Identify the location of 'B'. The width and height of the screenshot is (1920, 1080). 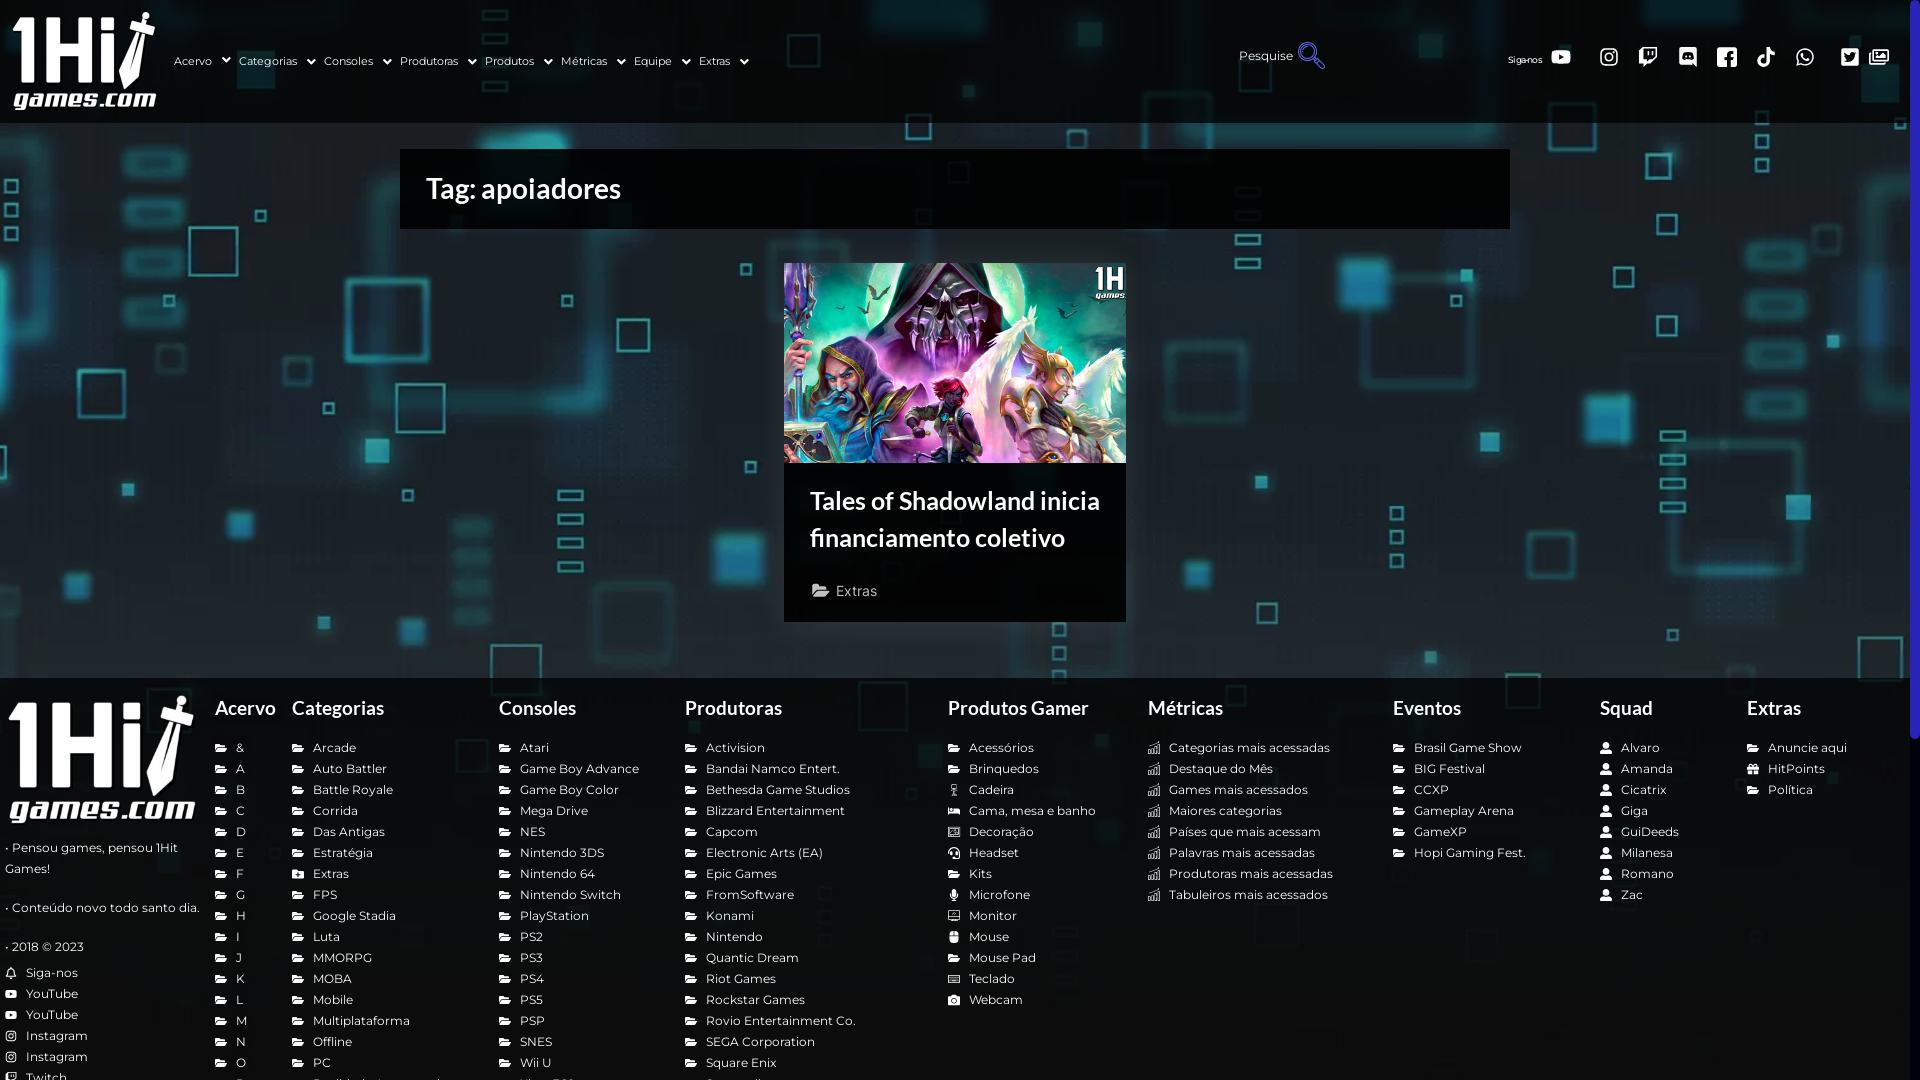
(242, 788).